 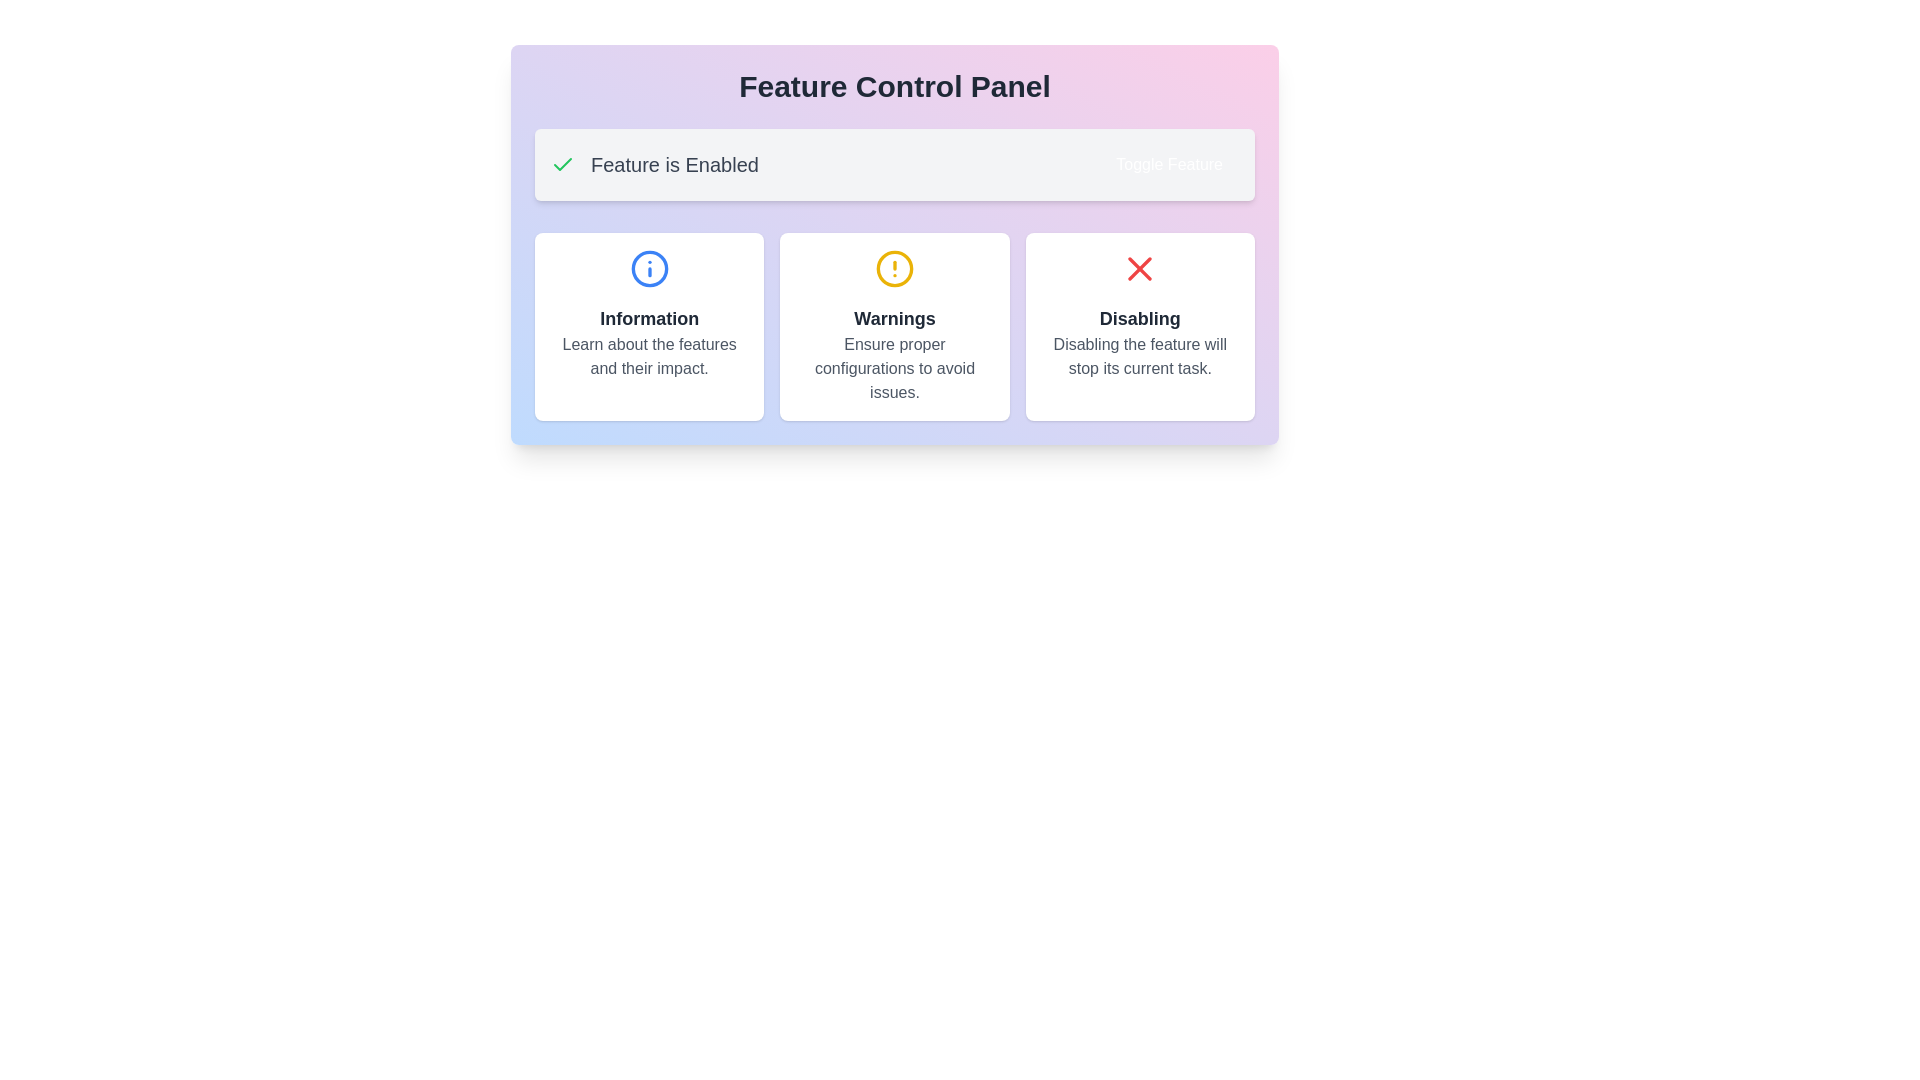 What do you see at coordinates (893, 369) in the screenshot?
I see `the informational text label located below the 'Warnings' header in the middle panel of the interface` at bounding box center [893, 369].